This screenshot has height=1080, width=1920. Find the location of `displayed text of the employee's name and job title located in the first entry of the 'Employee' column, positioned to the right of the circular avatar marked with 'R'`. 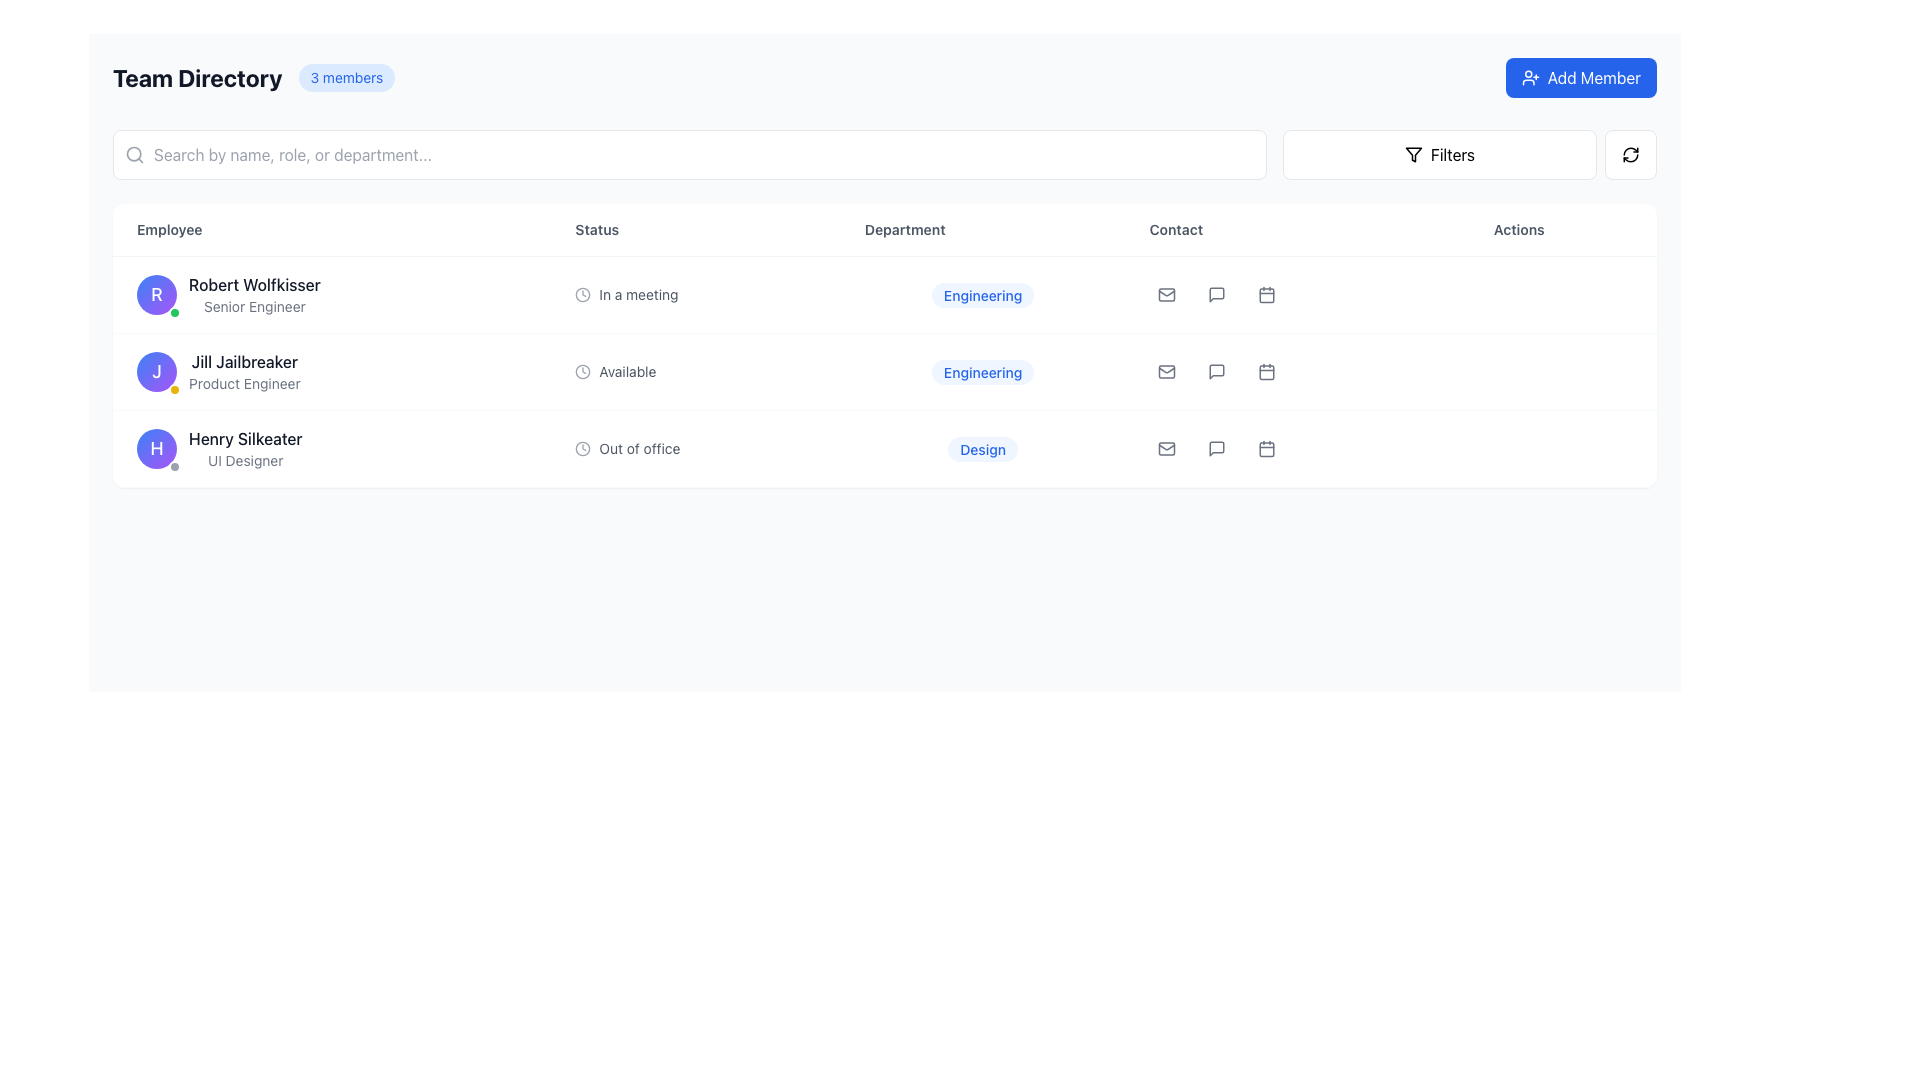

displayed text of the employee's name and job title located in the first entry of the 'Employee' column, positioned to the right of the circular avatar marked with 'R' is located at coordinates (253, 294).